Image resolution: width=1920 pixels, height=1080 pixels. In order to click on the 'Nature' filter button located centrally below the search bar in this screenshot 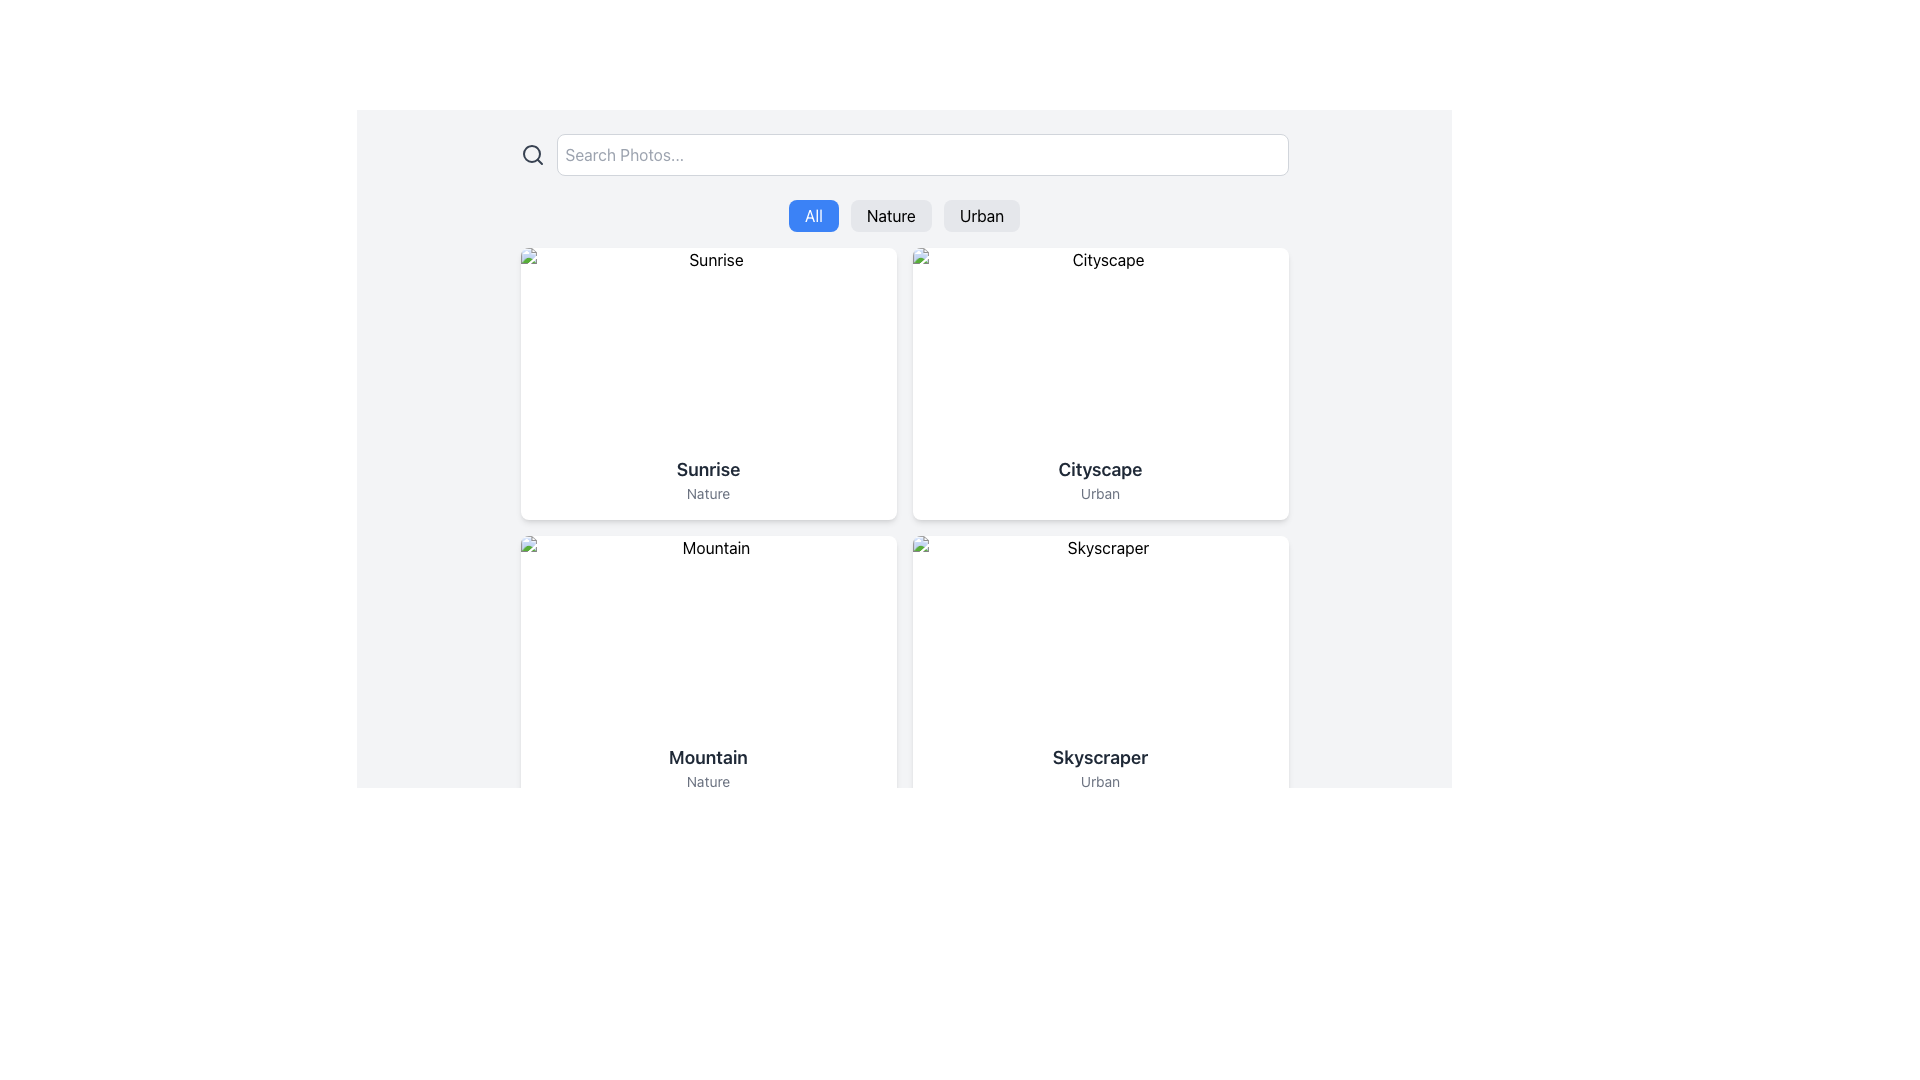, I will do `click(890, 216)`.